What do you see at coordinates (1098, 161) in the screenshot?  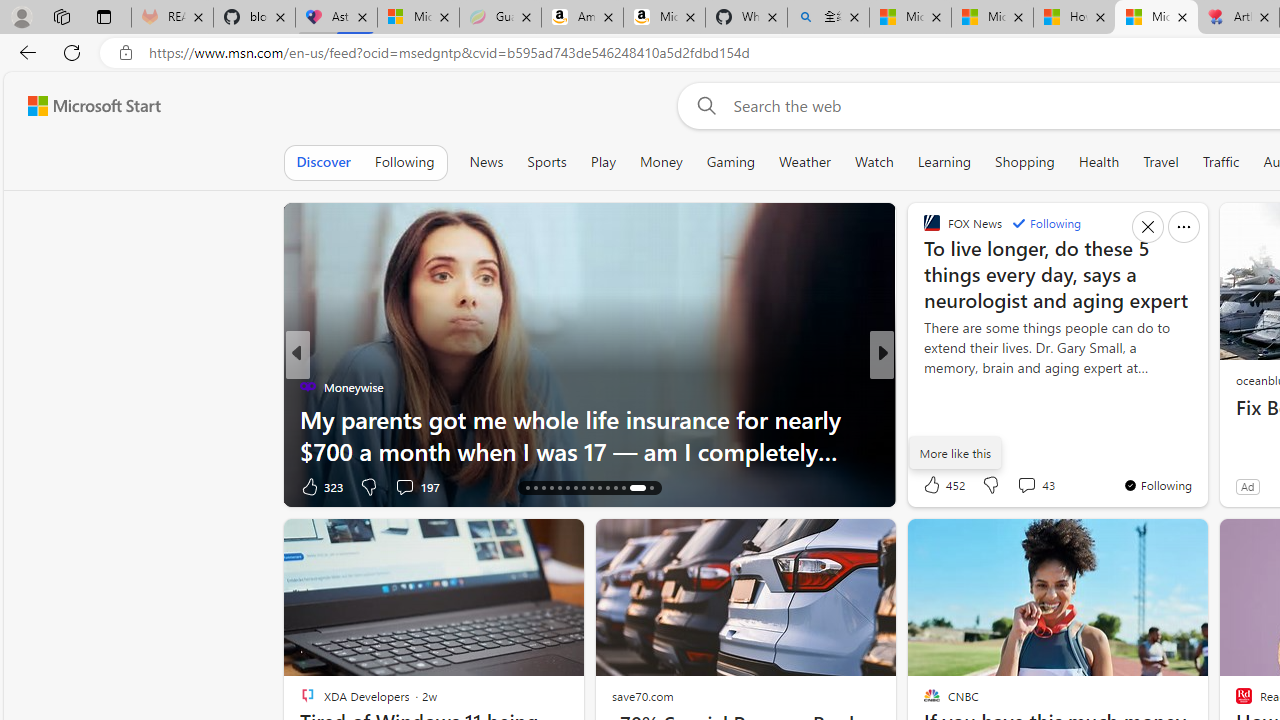 I see `'Health'` at bounding box center [1098, 161].